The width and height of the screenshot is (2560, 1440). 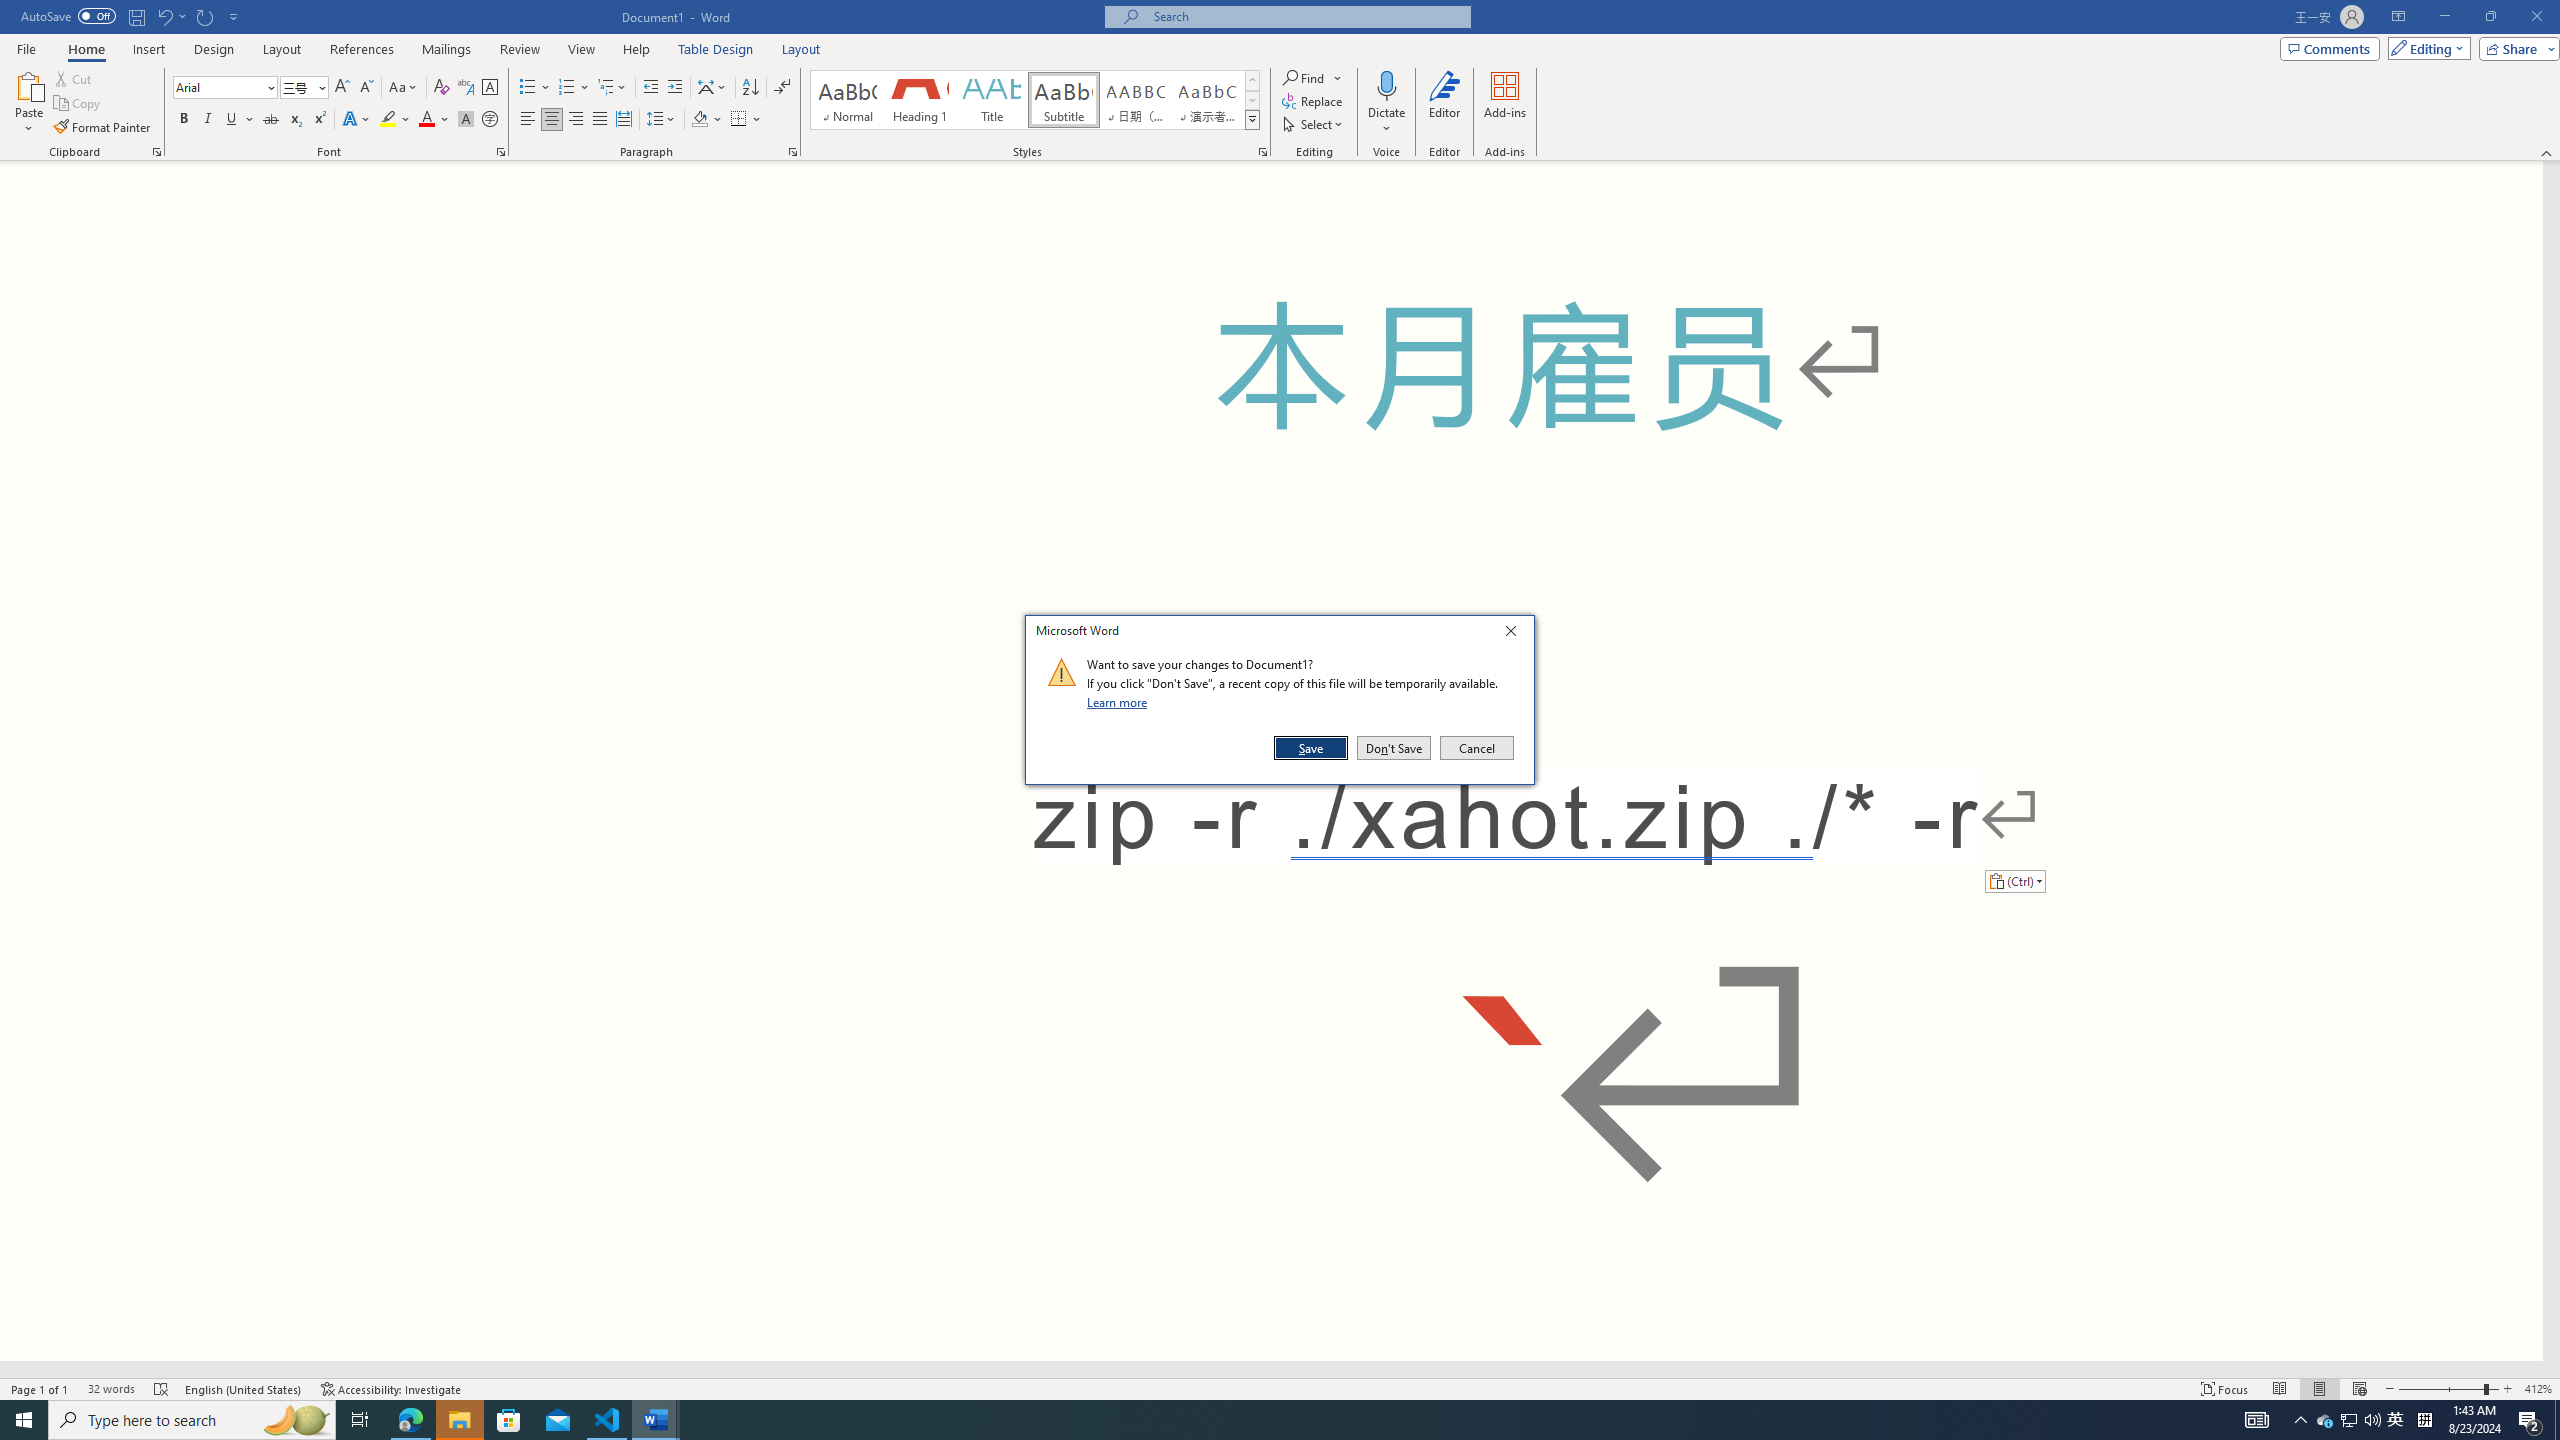 I want to click on 'Editor', so click(x=1444, y=103).